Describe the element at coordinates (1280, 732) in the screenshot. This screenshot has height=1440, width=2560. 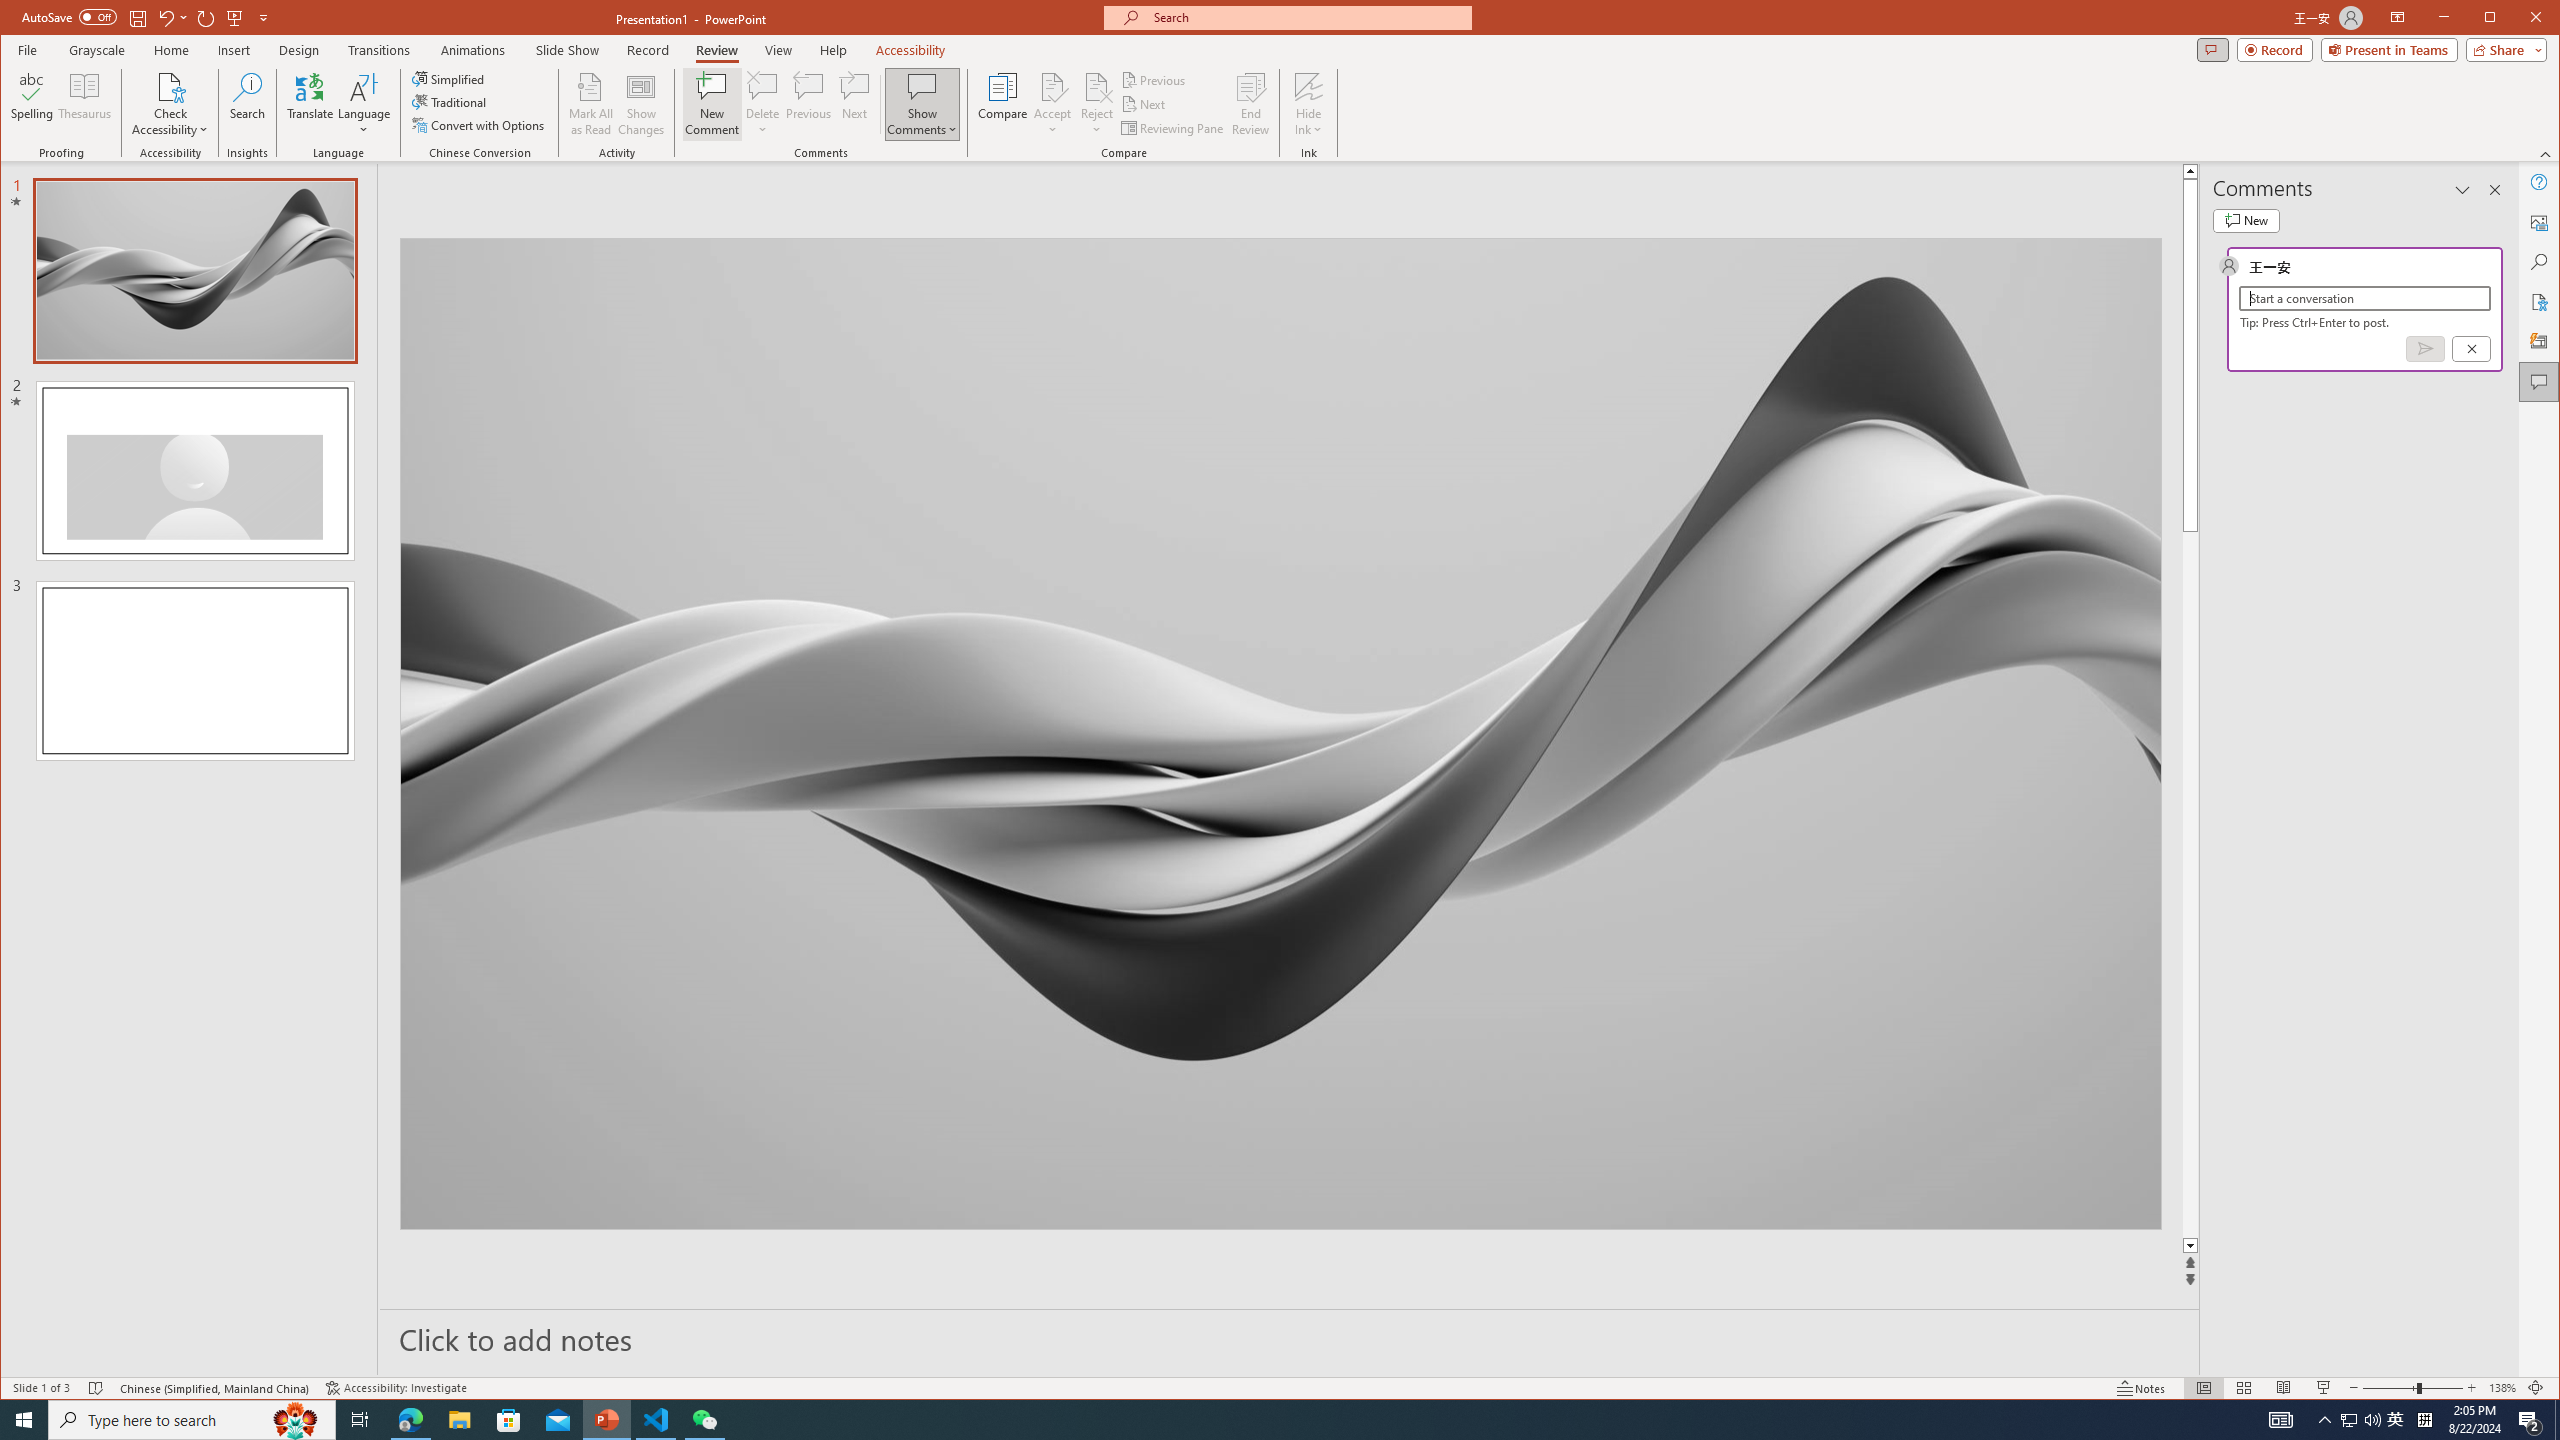
I see `'Wavy 3D art'` at that location.